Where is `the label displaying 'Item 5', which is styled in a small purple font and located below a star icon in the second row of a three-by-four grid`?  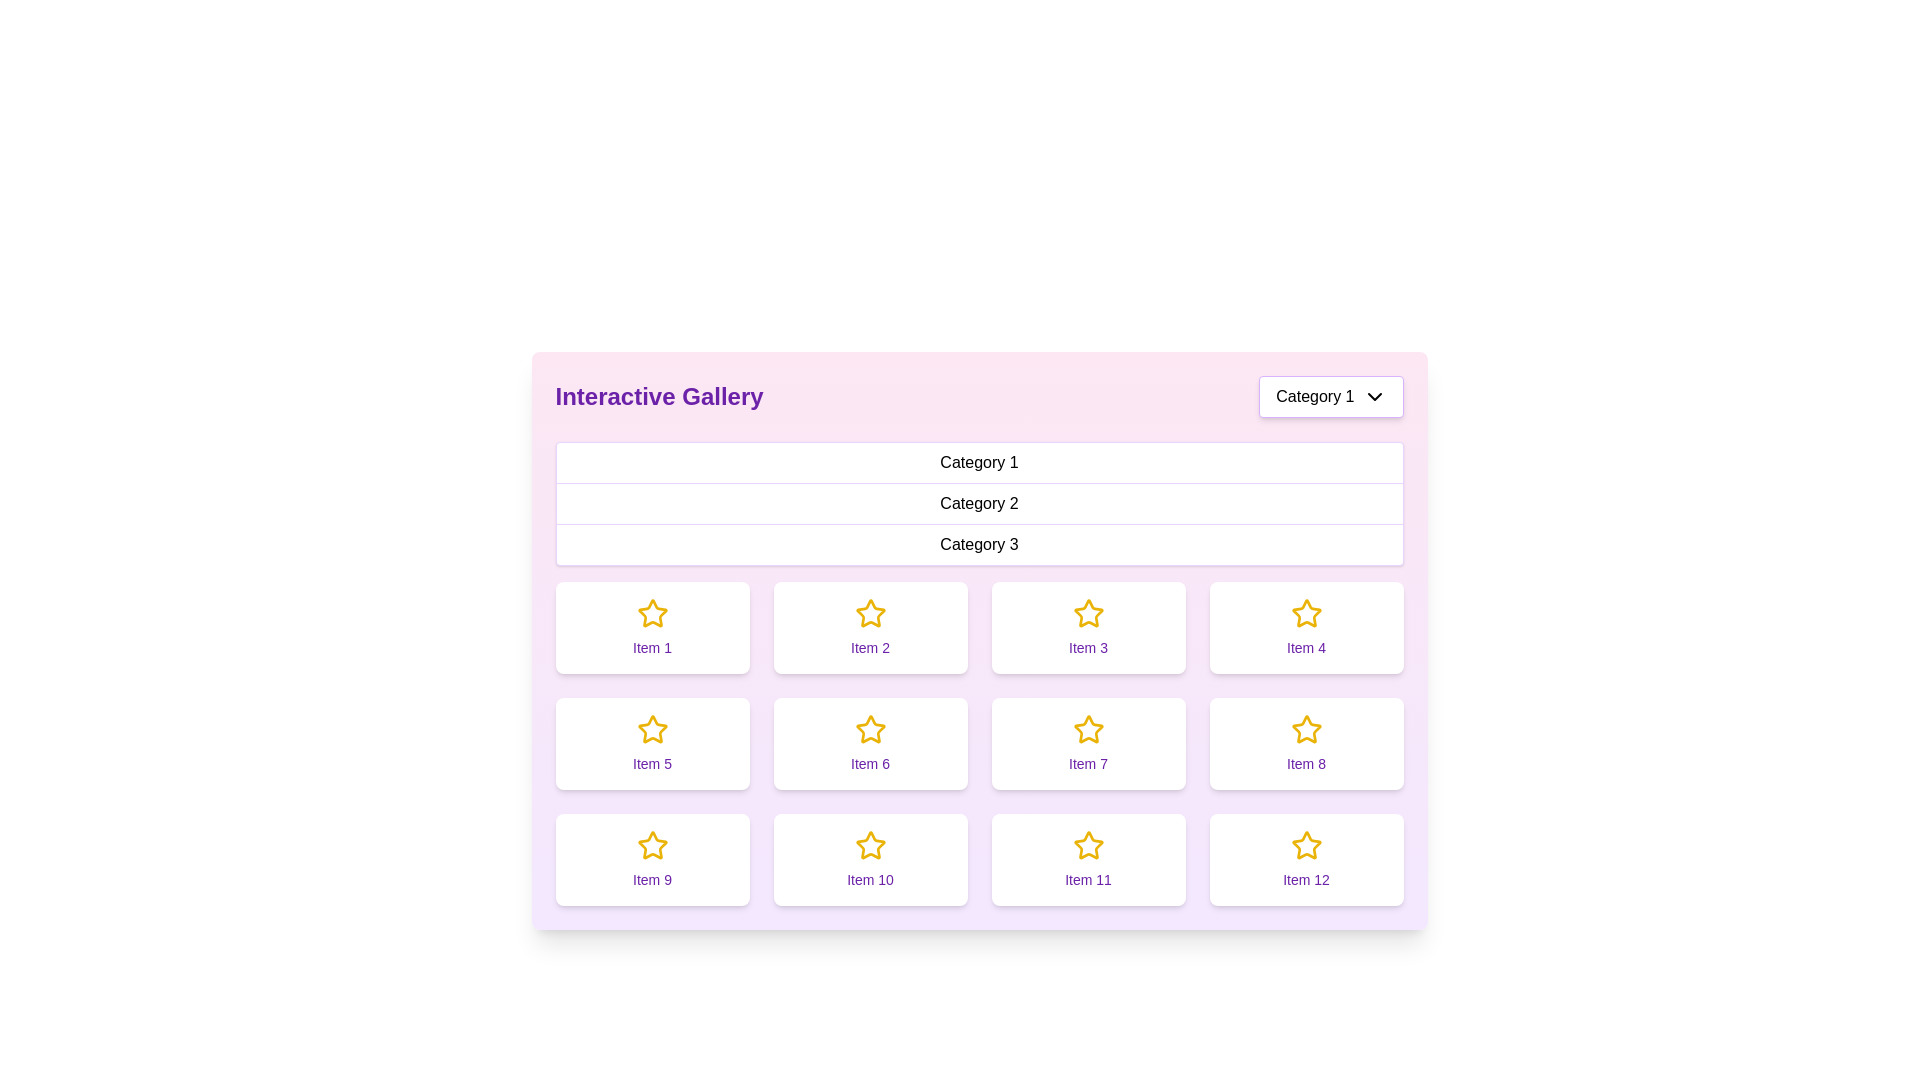
the label displaying 'Item 5', which is styled in a small purple font and located below a star icon in the second row of a three-by-four grid is located at coordinates (652, 763).